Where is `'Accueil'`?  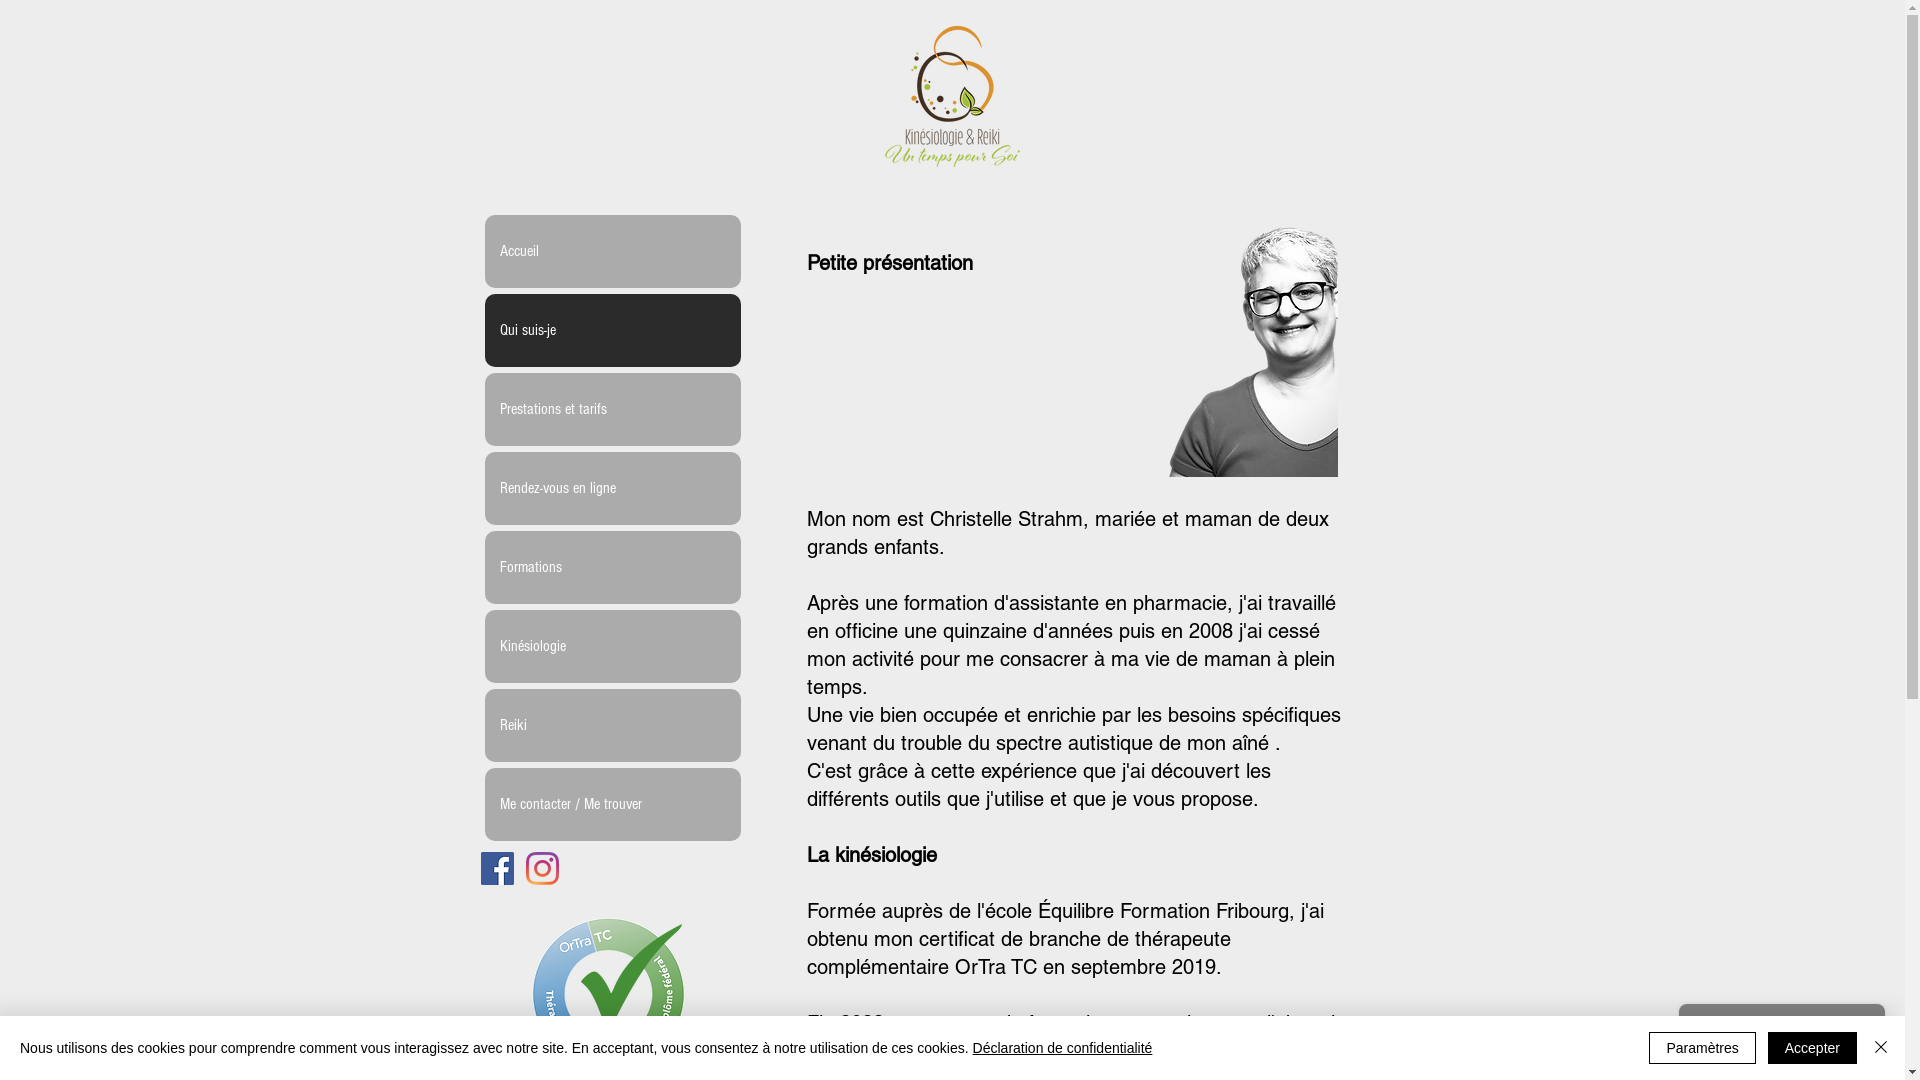 'Accueil' is located at coordinates (484, 250).